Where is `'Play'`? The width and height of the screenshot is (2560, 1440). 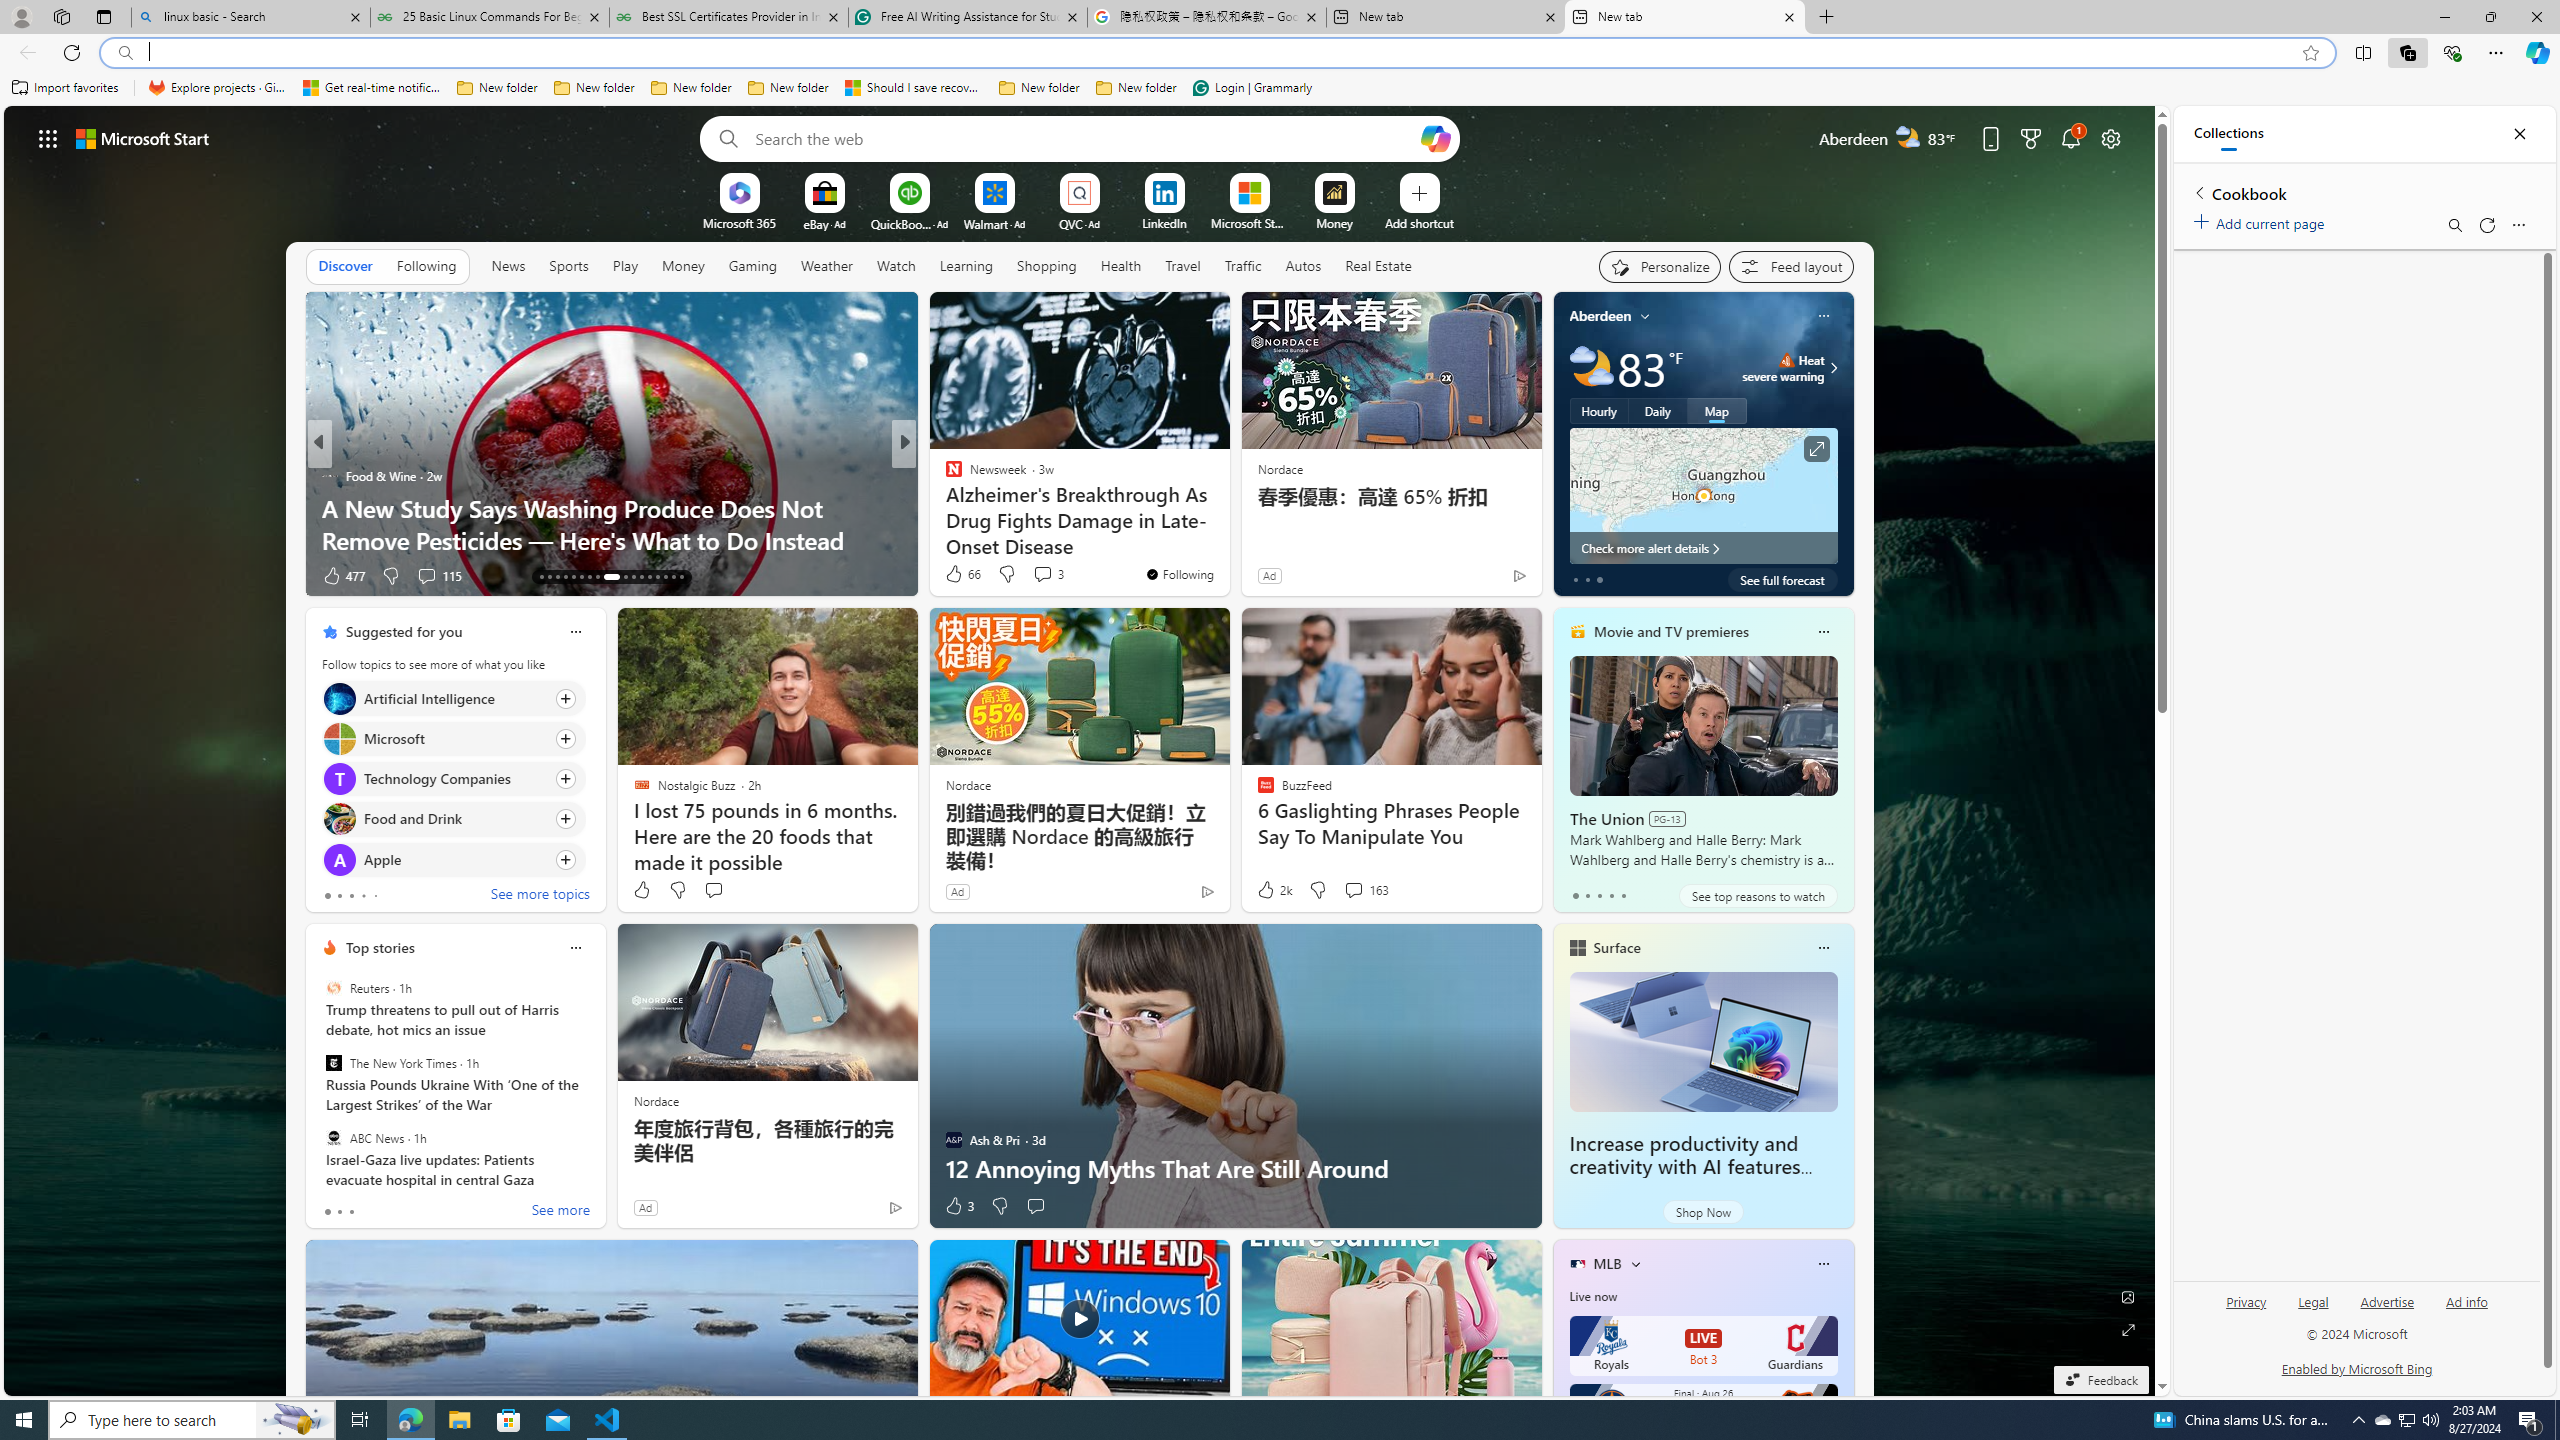 'Play' is located at coordinates (623, 264).